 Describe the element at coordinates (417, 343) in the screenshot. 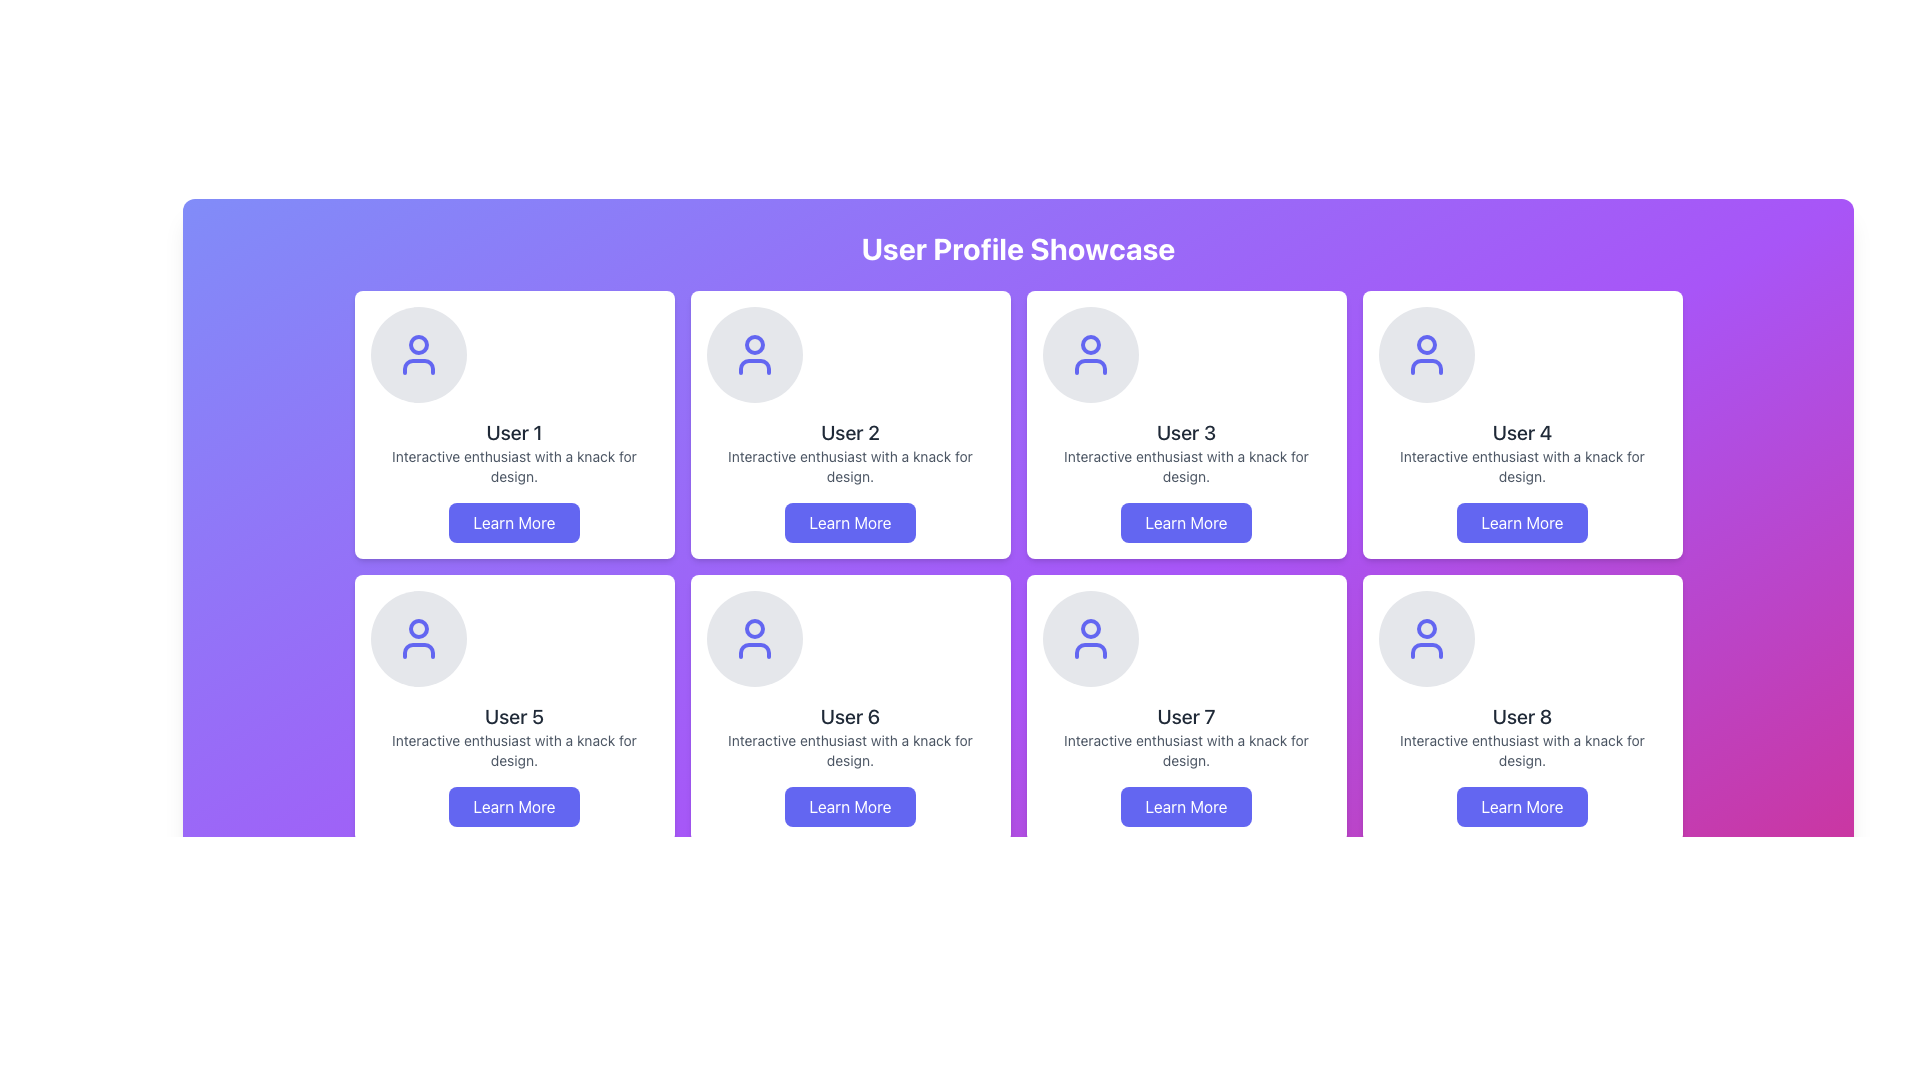

I see `the circular graphical detail within the user icon of the 'User 1' profile card located at the top-left corner of the user showcase interface` at that location.